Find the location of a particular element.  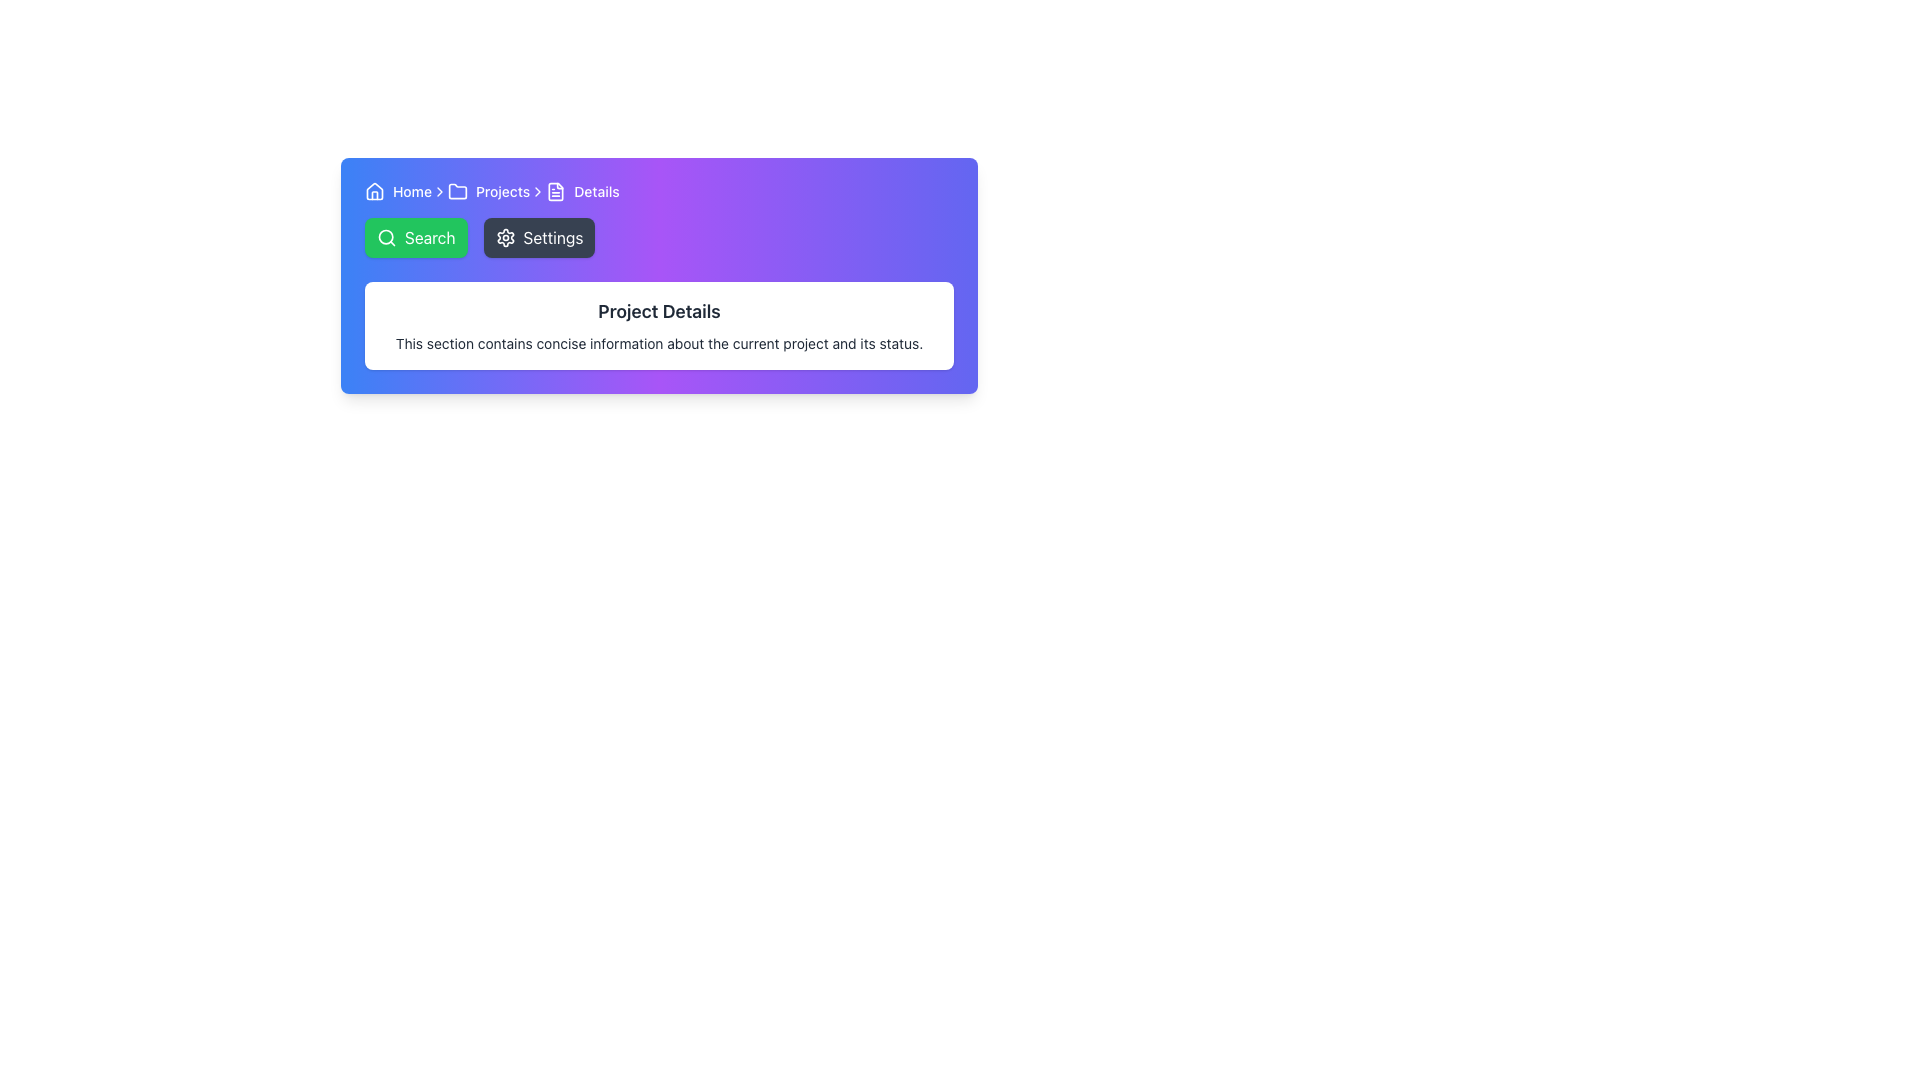

the SVG Folder Icon located to the left of the 'Projects' text in the breadcrumb trail is located at coordinates (456, 192).